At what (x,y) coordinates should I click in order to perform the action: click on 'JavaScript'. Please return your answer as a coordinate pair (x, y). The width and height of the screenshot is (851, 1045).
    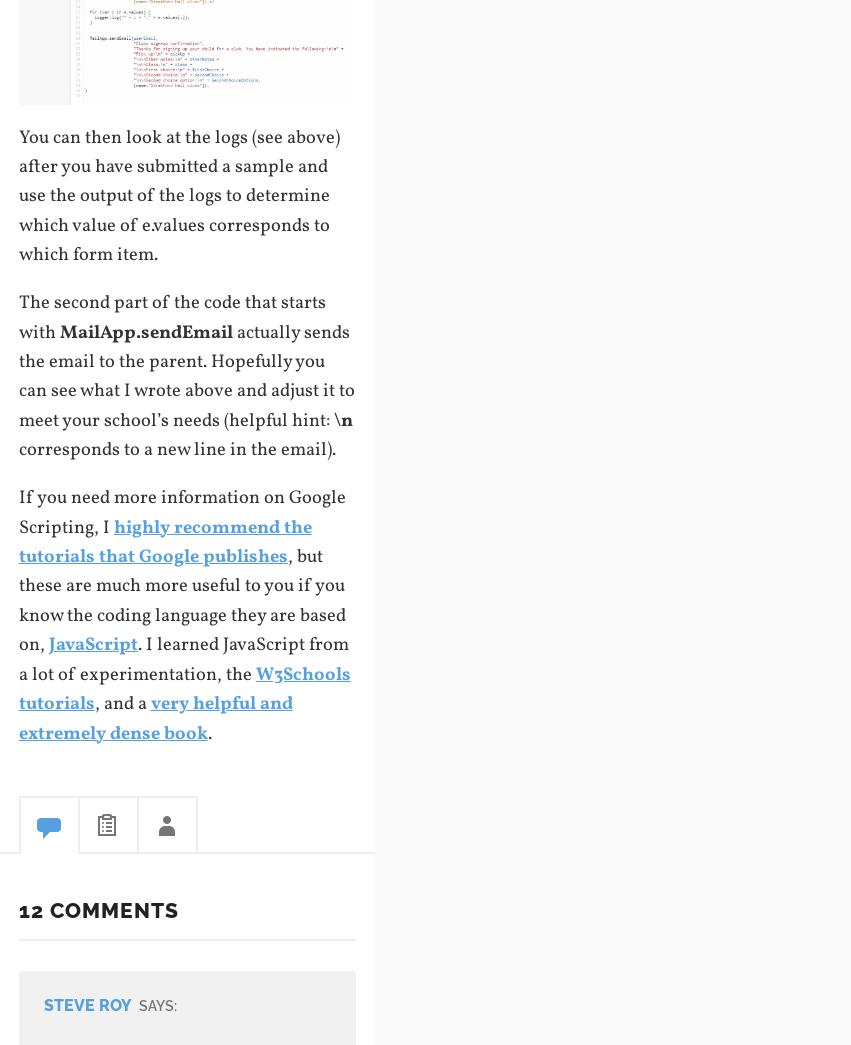
    Looking at the image, I should click on (91, 644).